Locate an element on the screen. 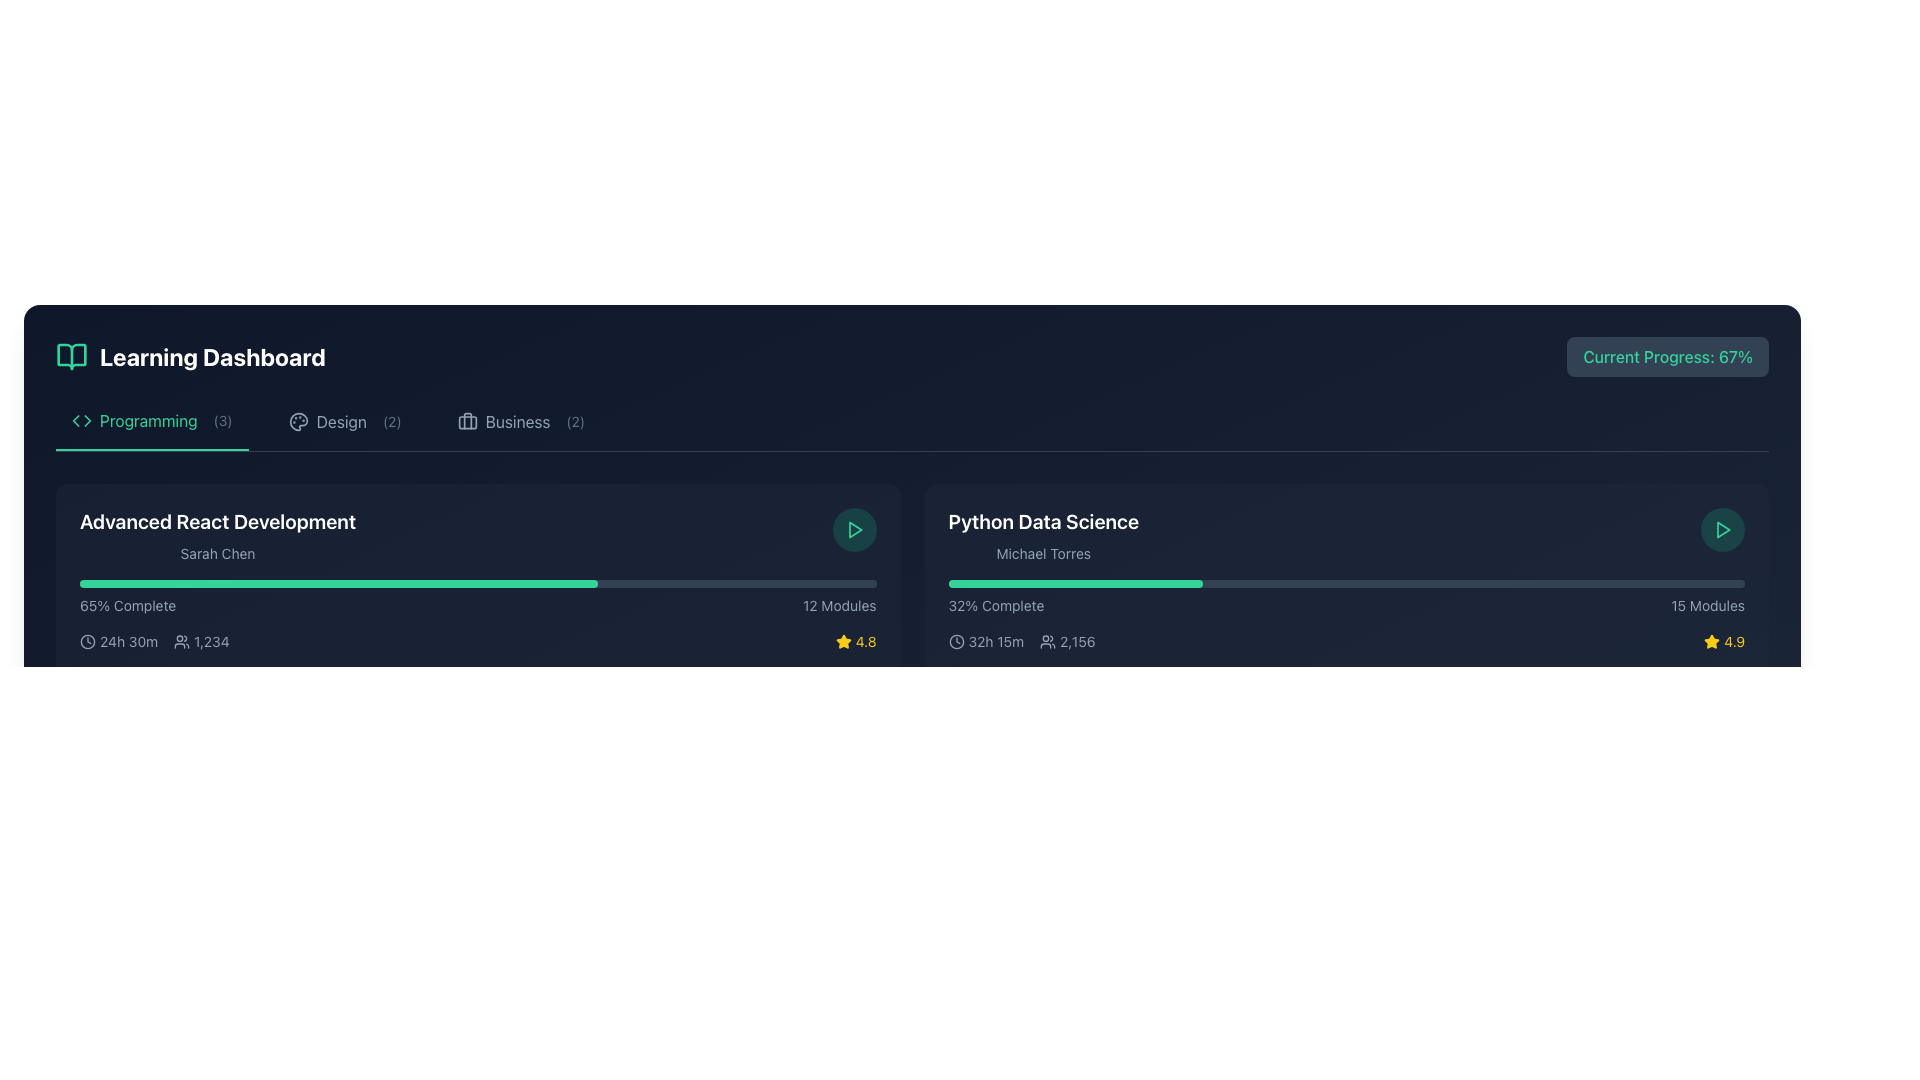 This screenshot has width=1920, height=1080. the rating icon located at the bottom right corner of the 'Python Data Science' card, adjacent to the text '4.9' is located at coordinates (844, 856).